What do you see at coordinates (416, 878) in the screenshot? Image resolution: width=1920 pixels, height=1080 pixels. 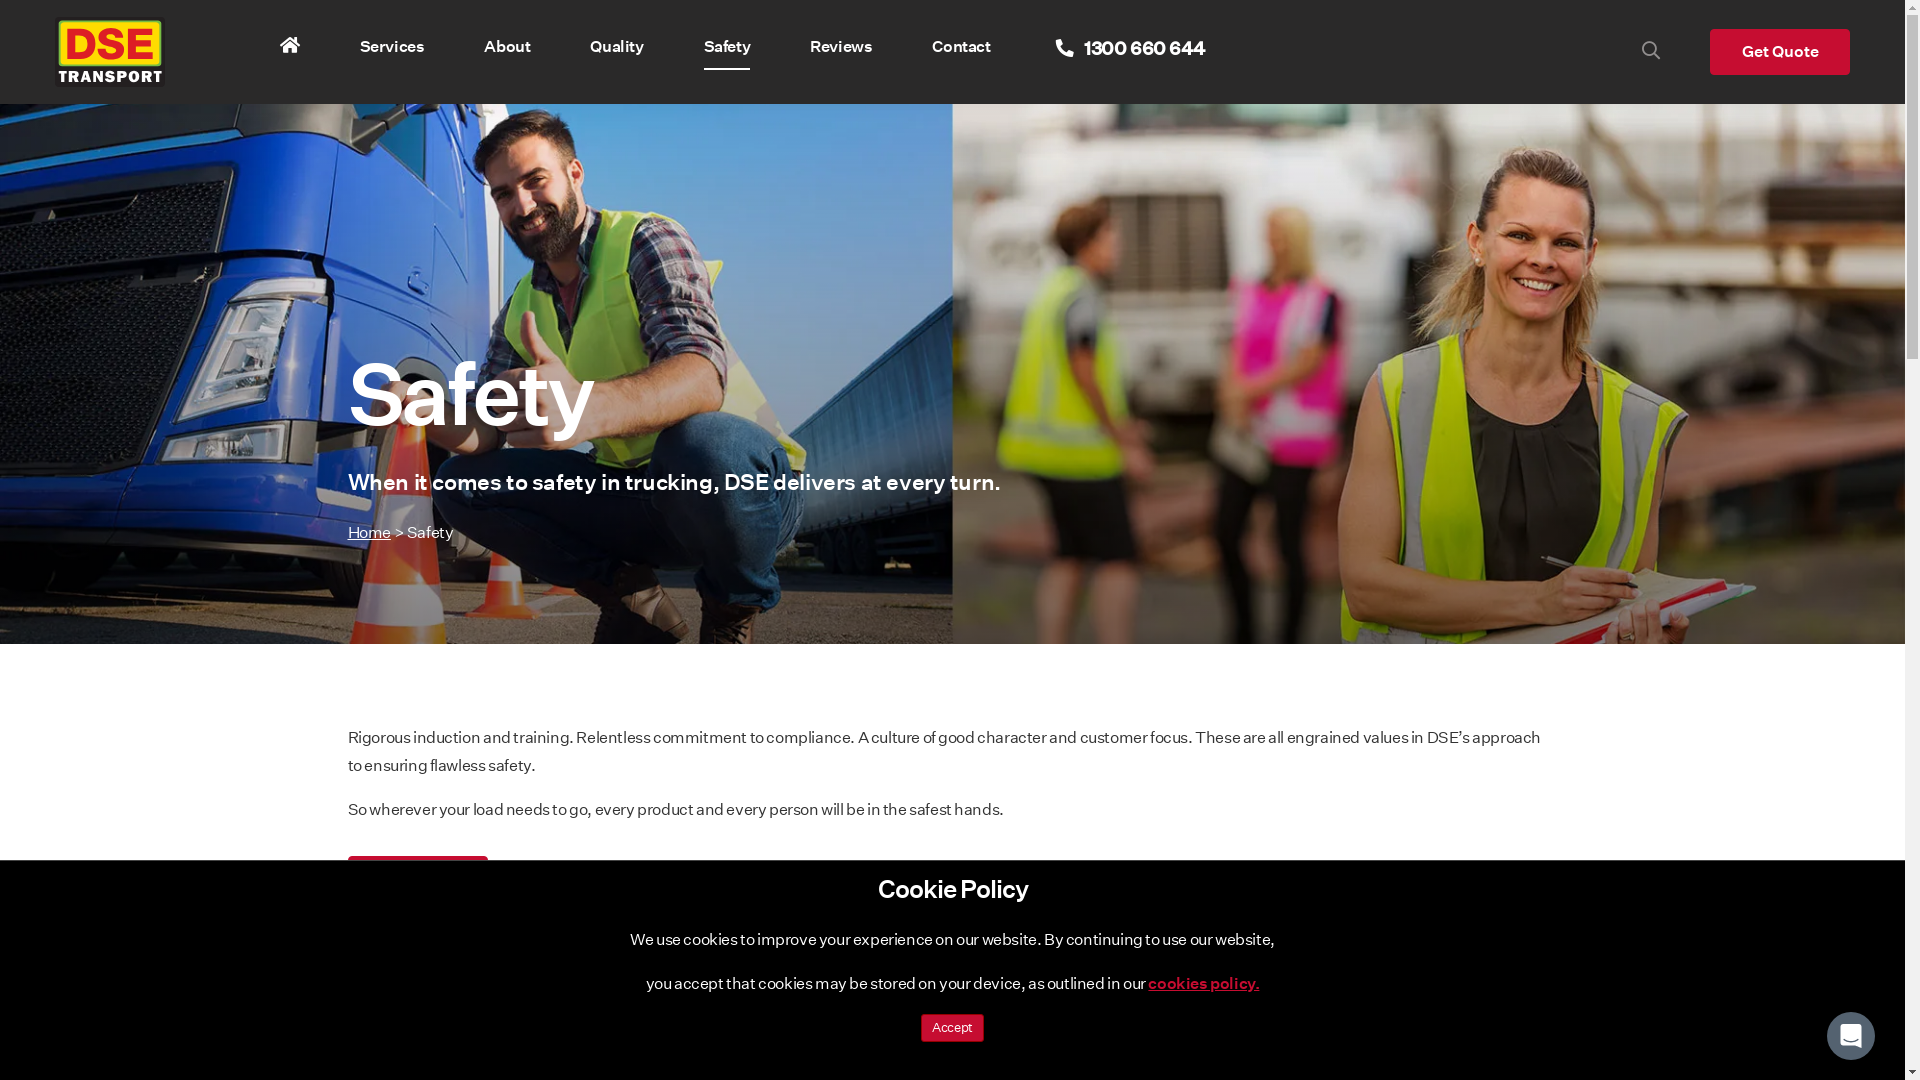 I see `'About Us'` at bounding box center [416, 878].